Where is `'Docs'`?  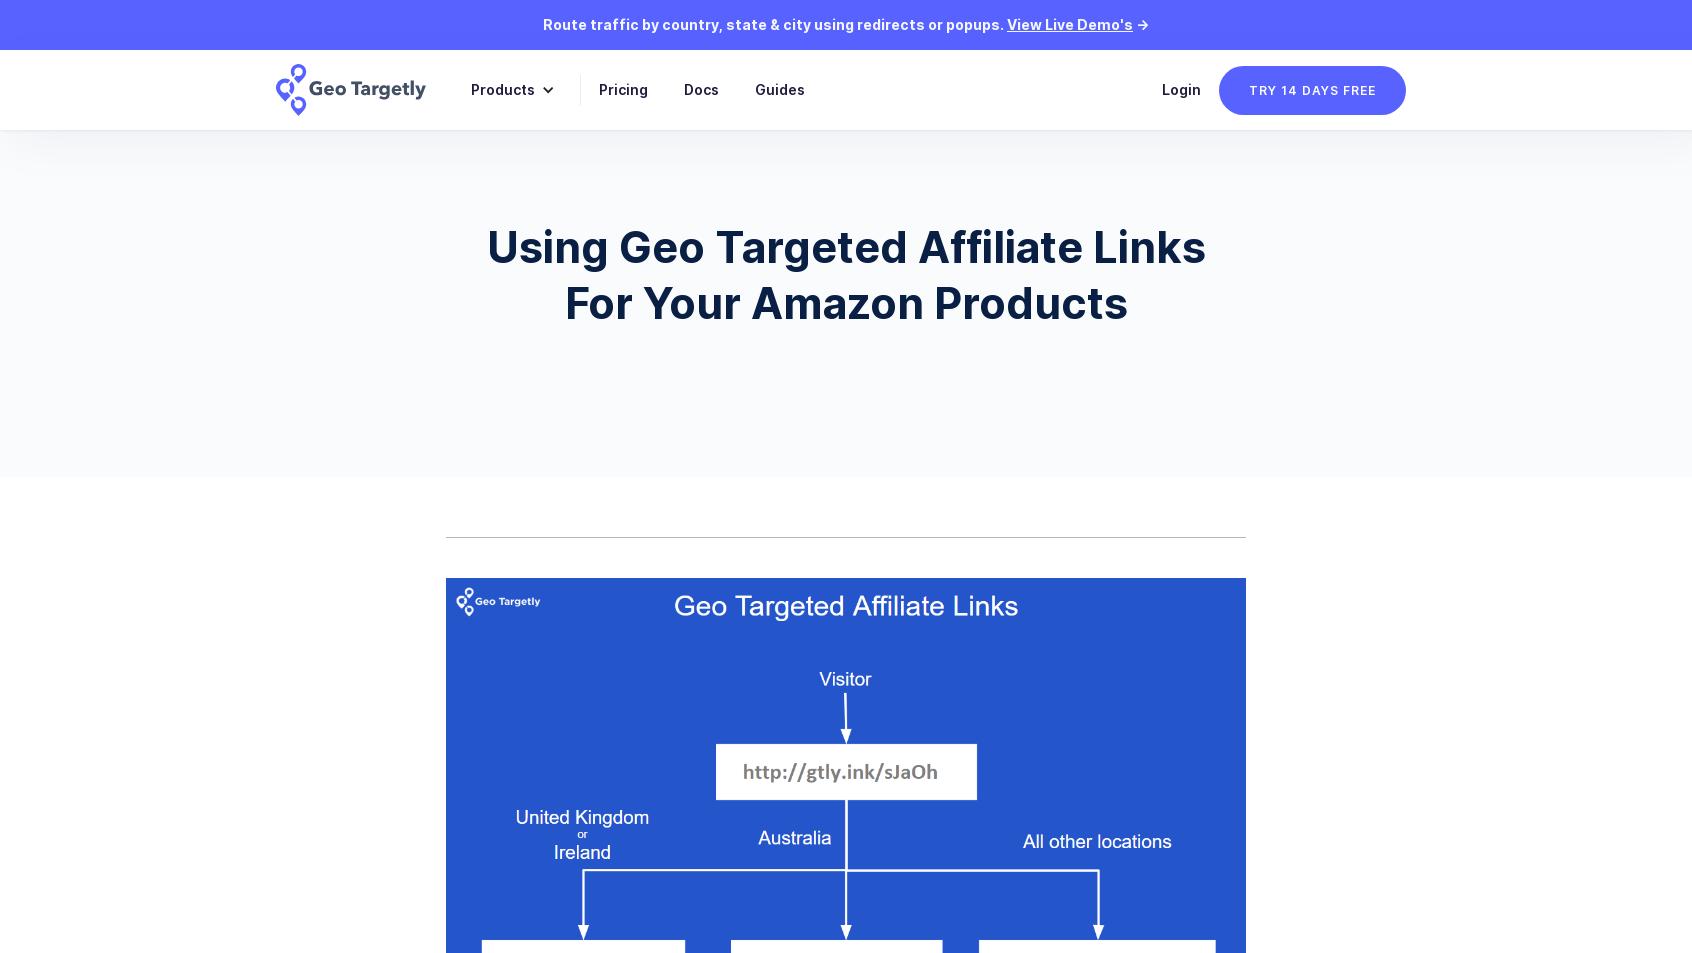
'Docs' is located at coordinates (701, 88).